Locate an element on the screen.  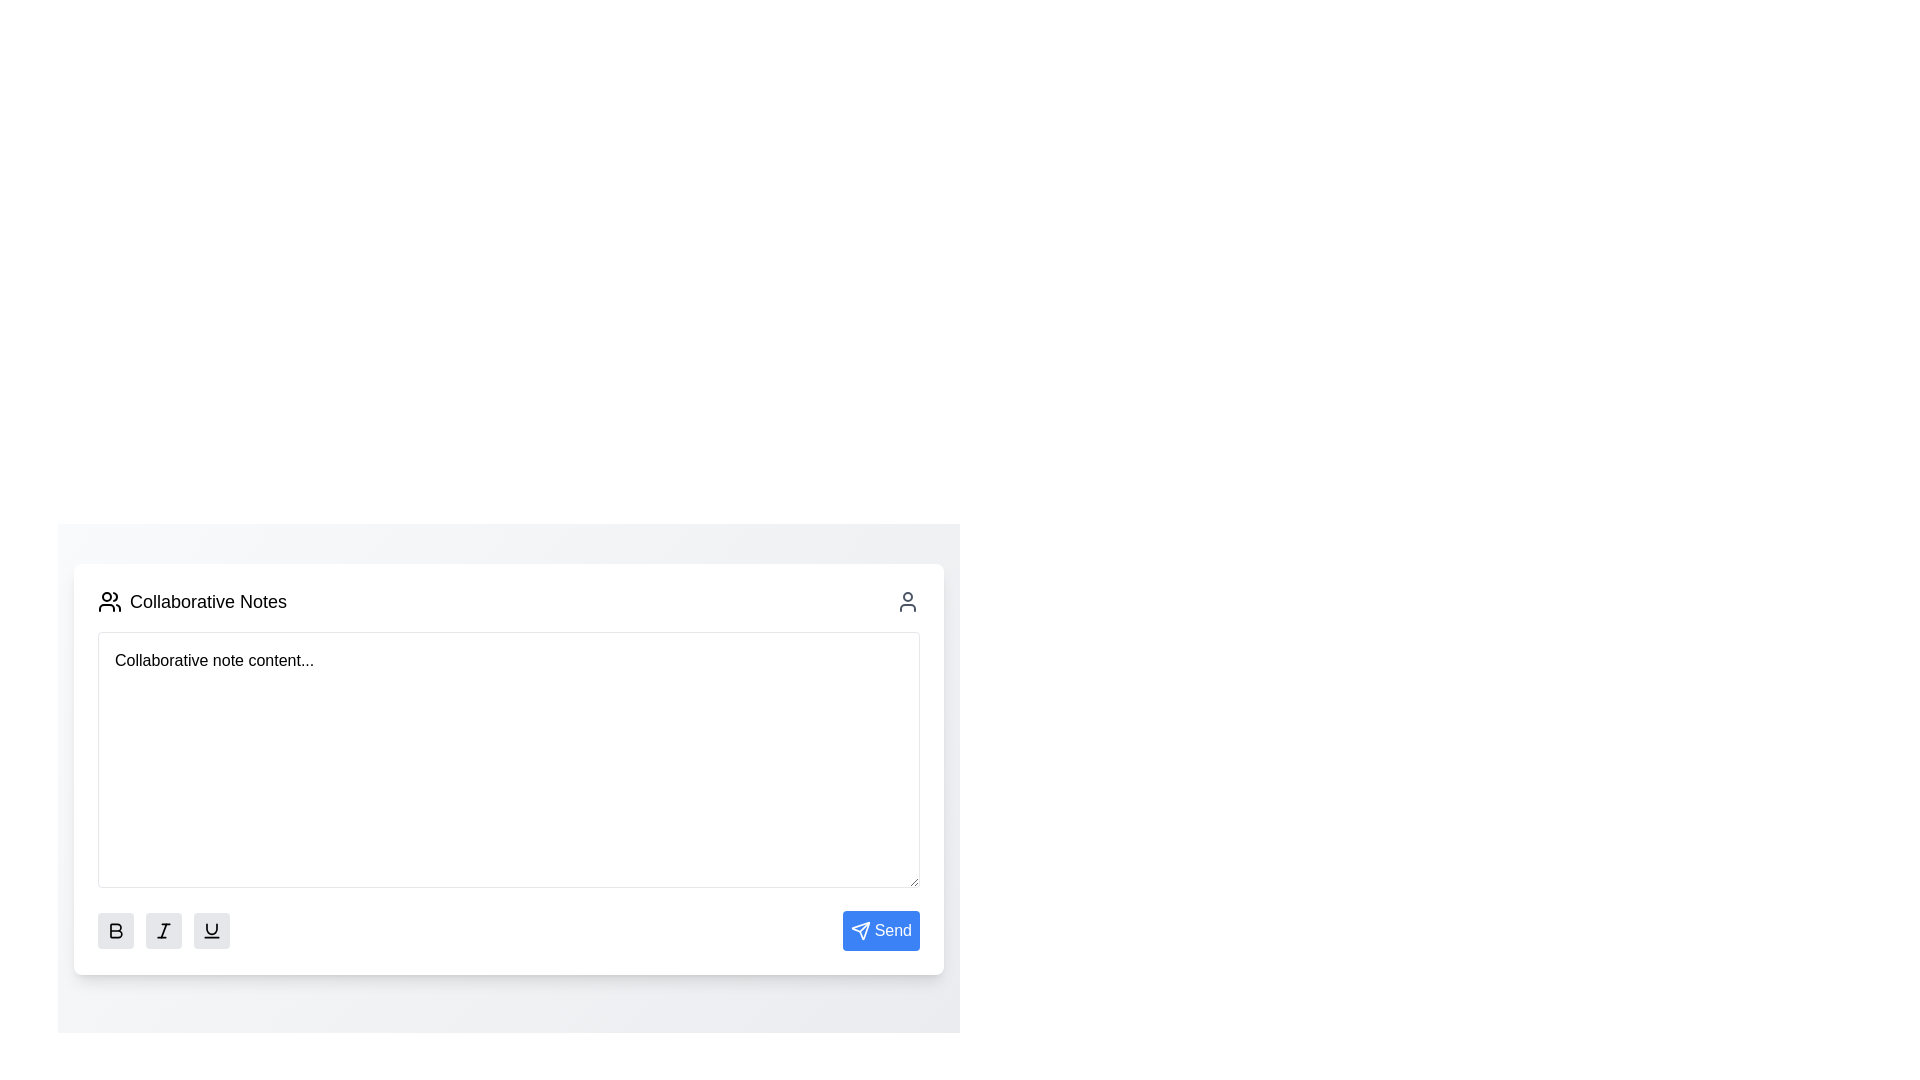
the bold letter B icon is located at coordinates (115, 930).